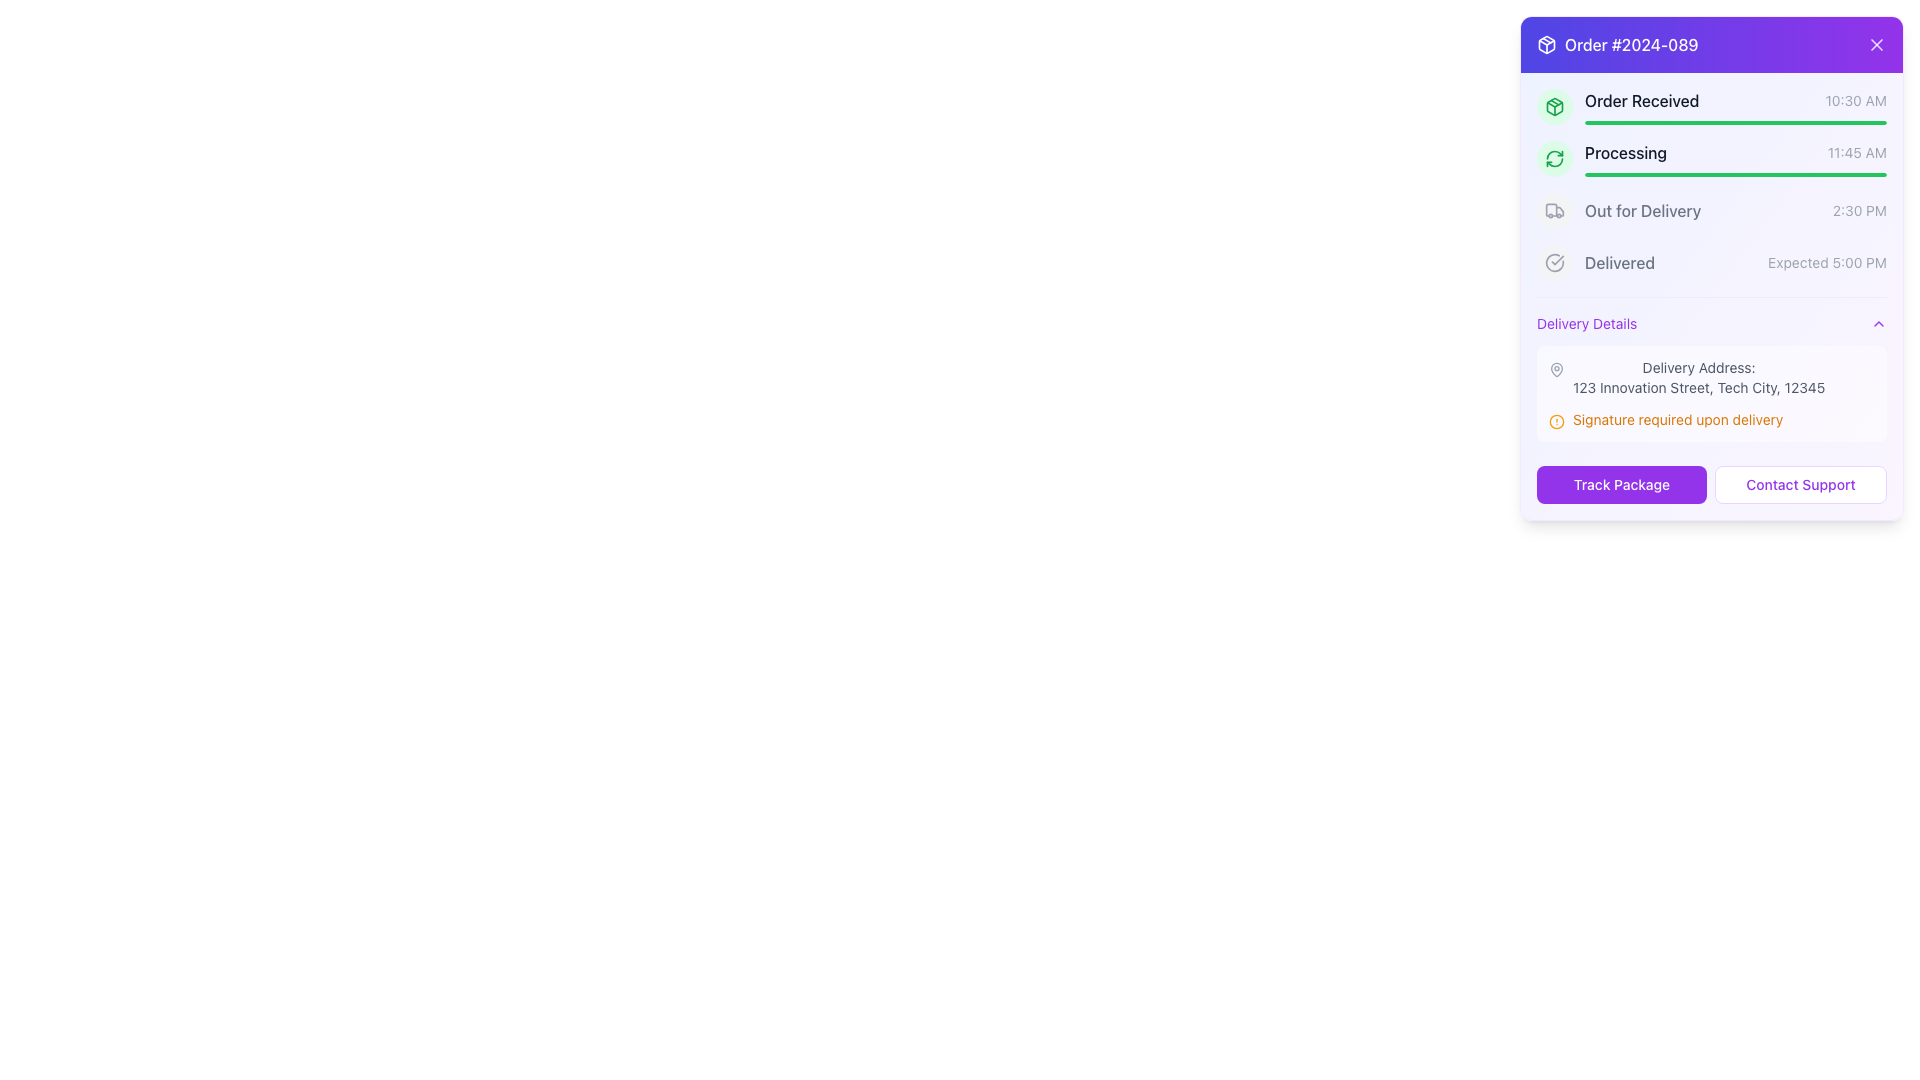 The image size is (1920, 1080). Describe the element at coordinates (1626, 152) in the screenshot. I see `the text label displaying 'Processing', which is styled in medium-weight dark gray font, positioned to the left of the timestamp '11:45 AM' in the timeline interface` at that location.